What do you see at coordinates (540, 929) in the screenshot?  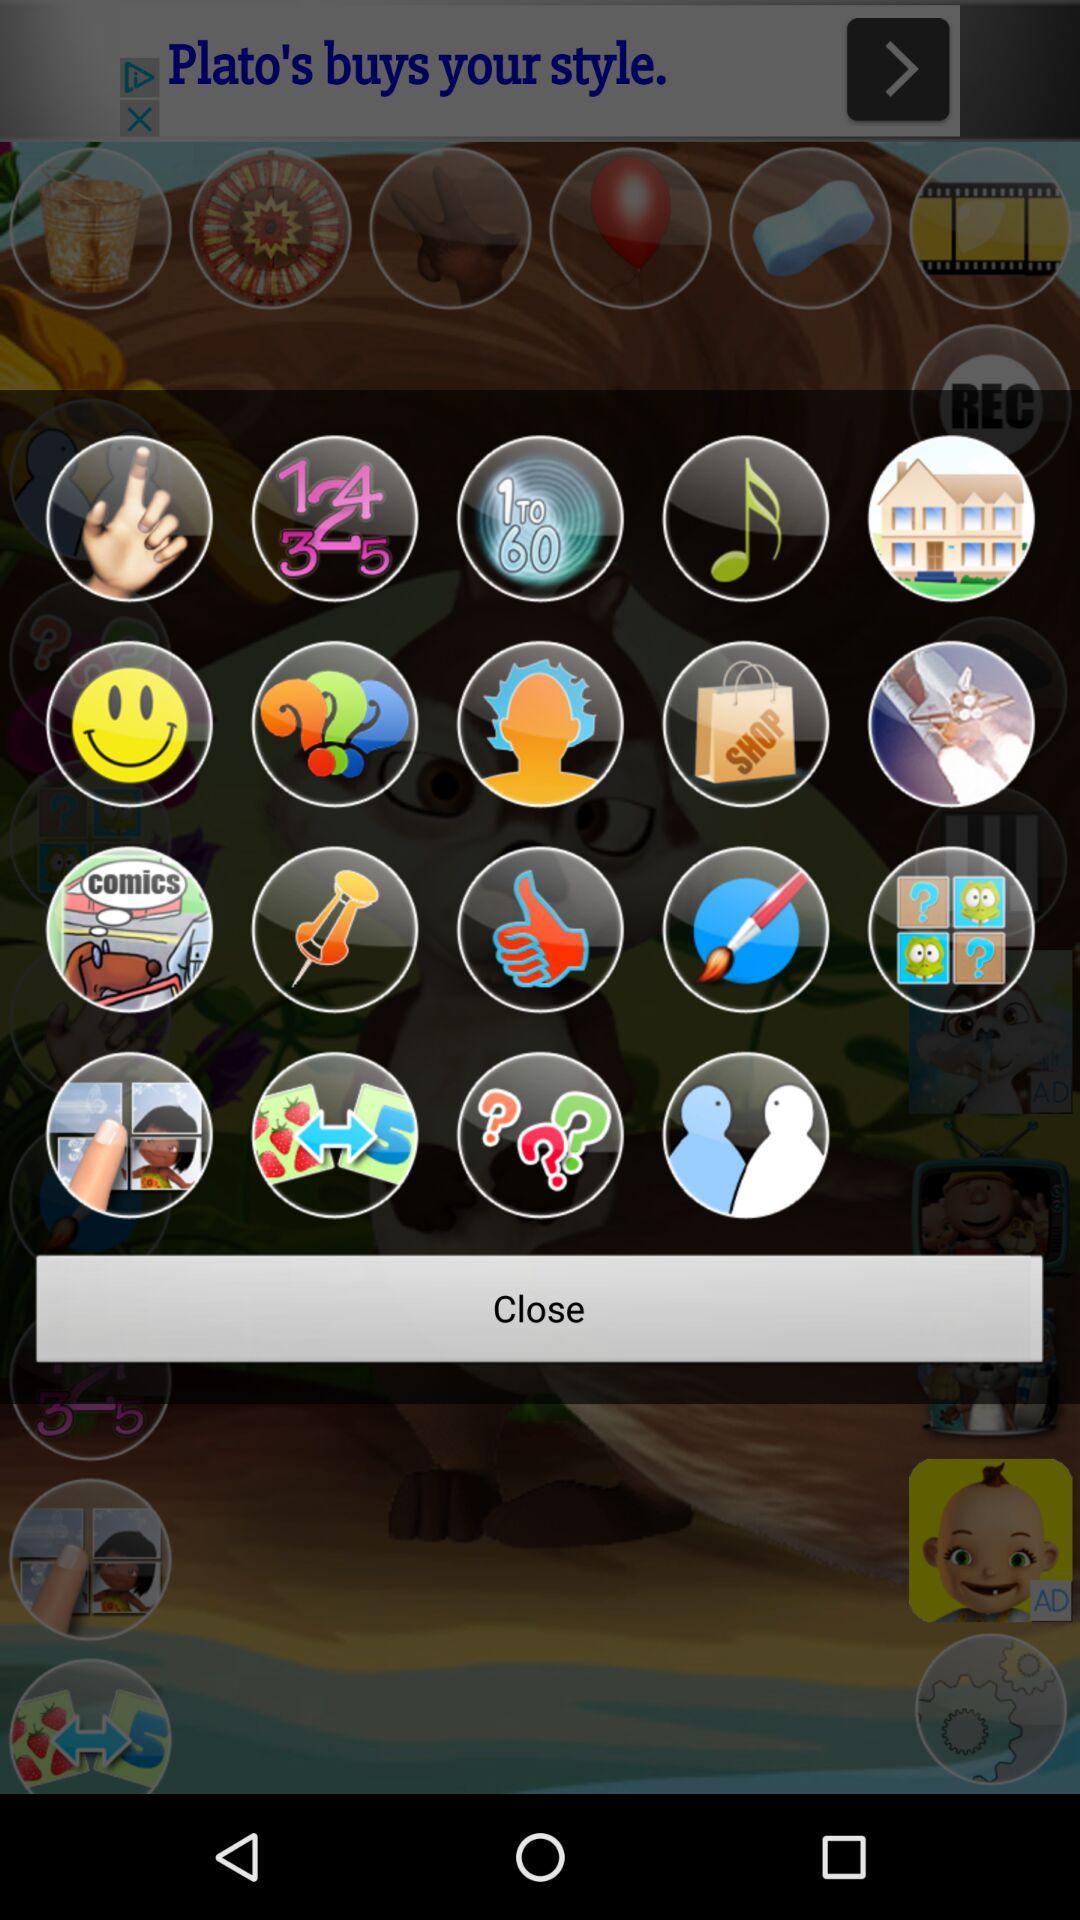 I see `praise` at bounding box center [540, 929].